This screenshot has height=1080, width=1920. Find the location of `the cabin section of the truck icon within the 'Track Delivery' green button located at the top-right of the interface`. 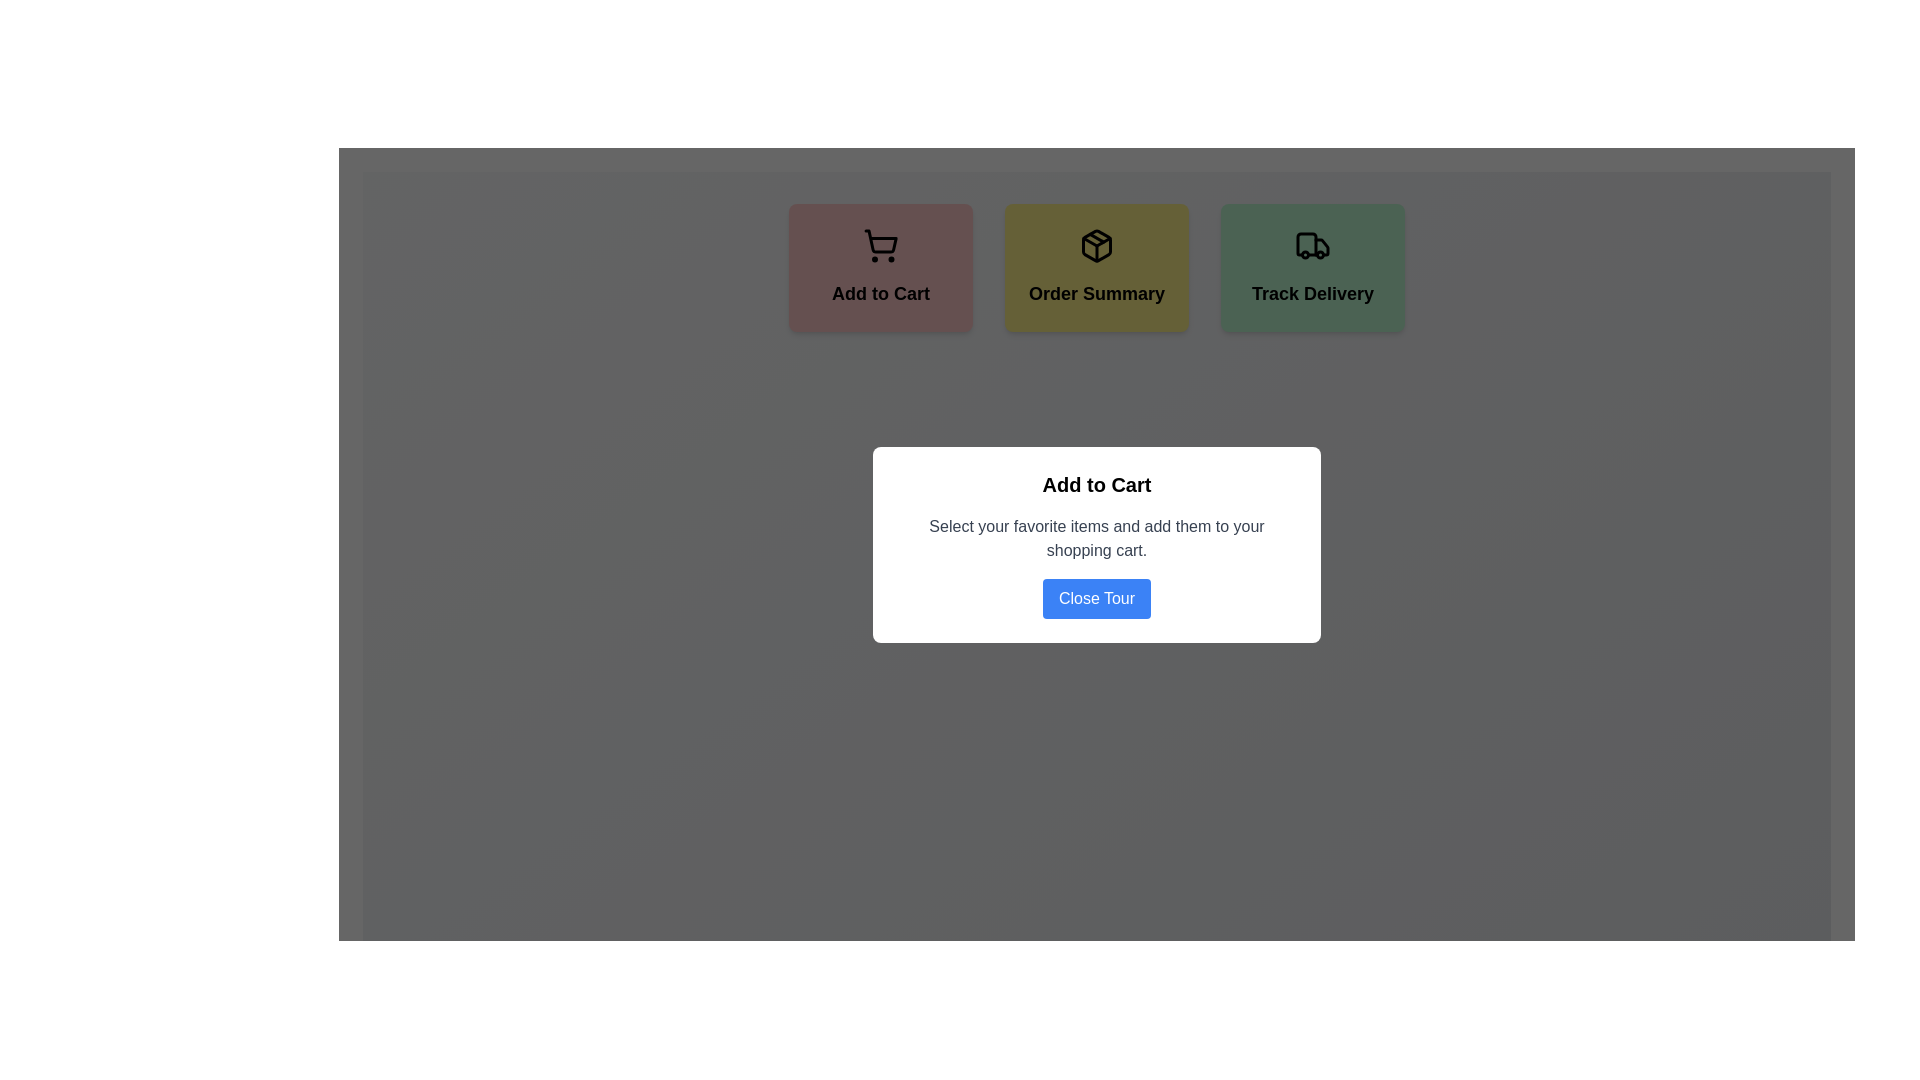

the cabin section of the truck icon within the 'Track Delivery' green button located at the top-right of the interface is located at coordinates (1307, 243).